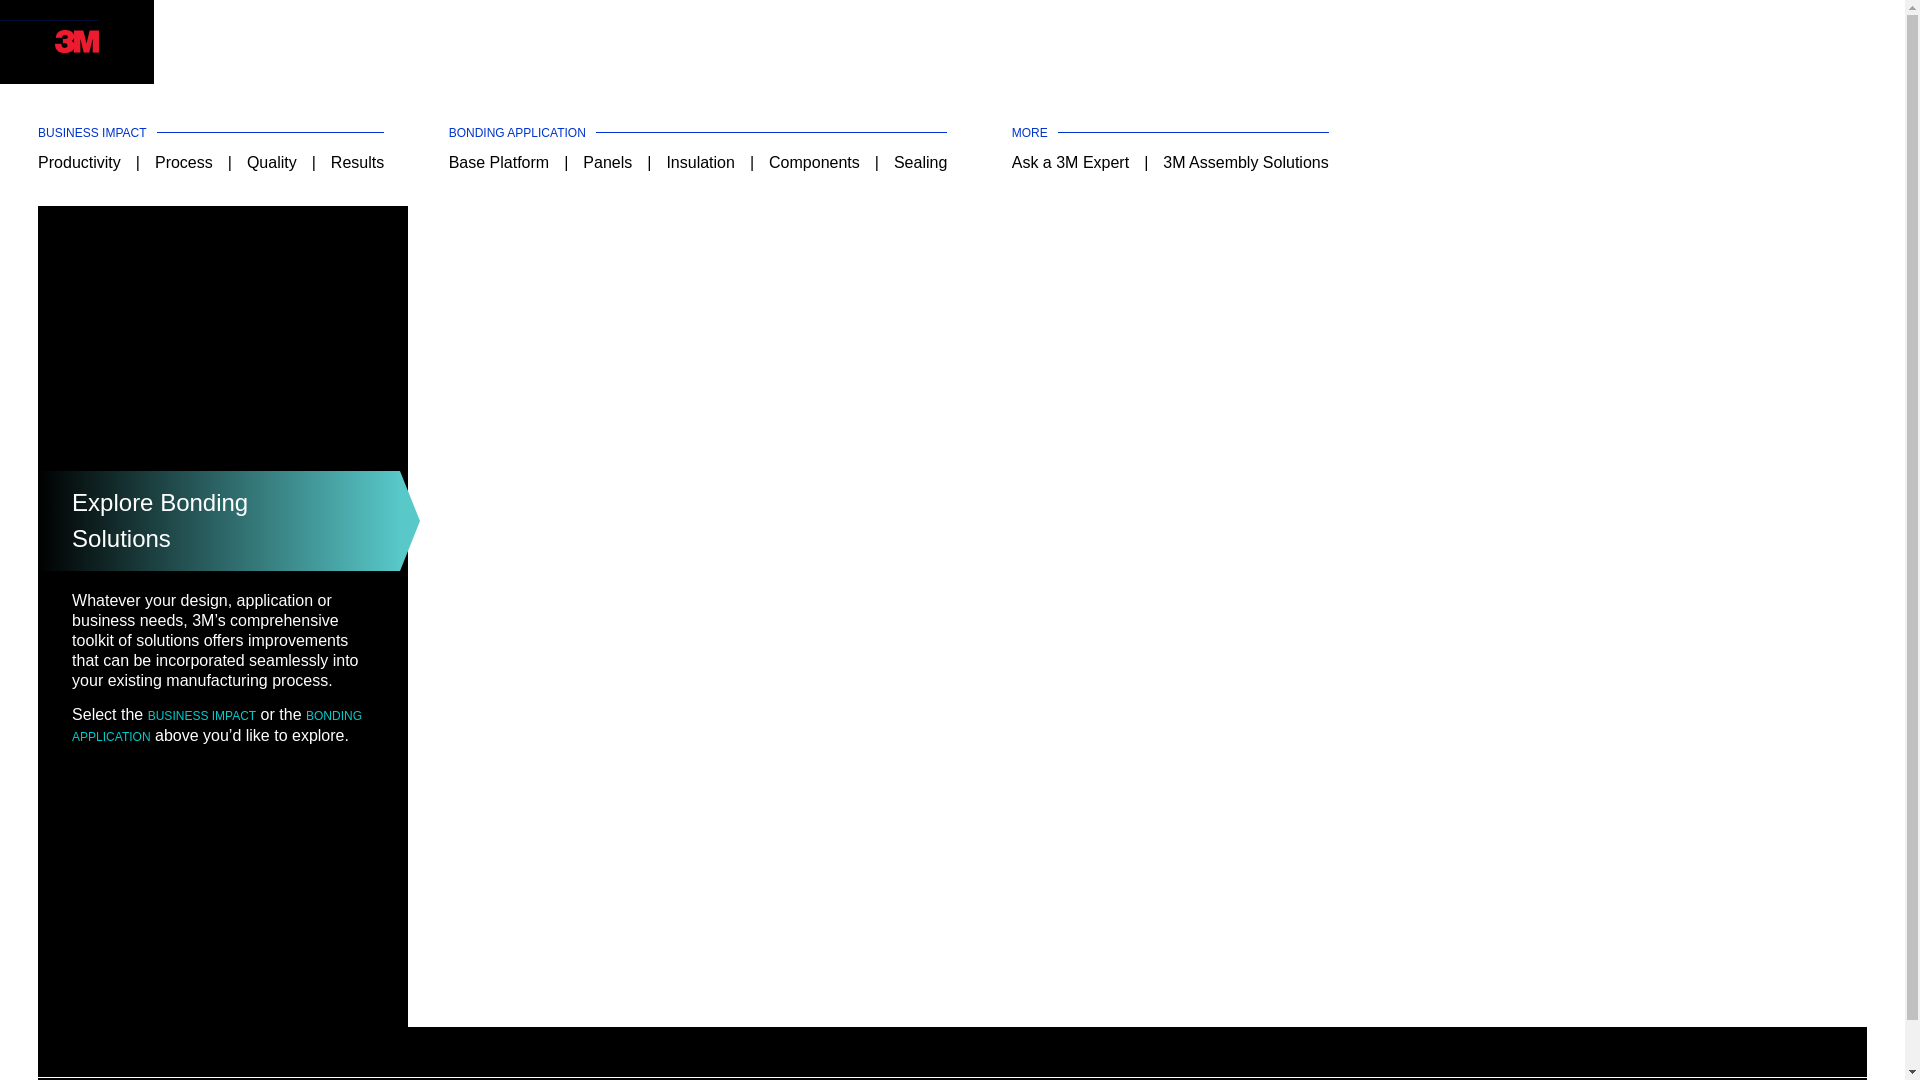  Describe the element at coordinates (1244, 161) in the screenshot. I see `'3M Assembly Solutions` at that location.